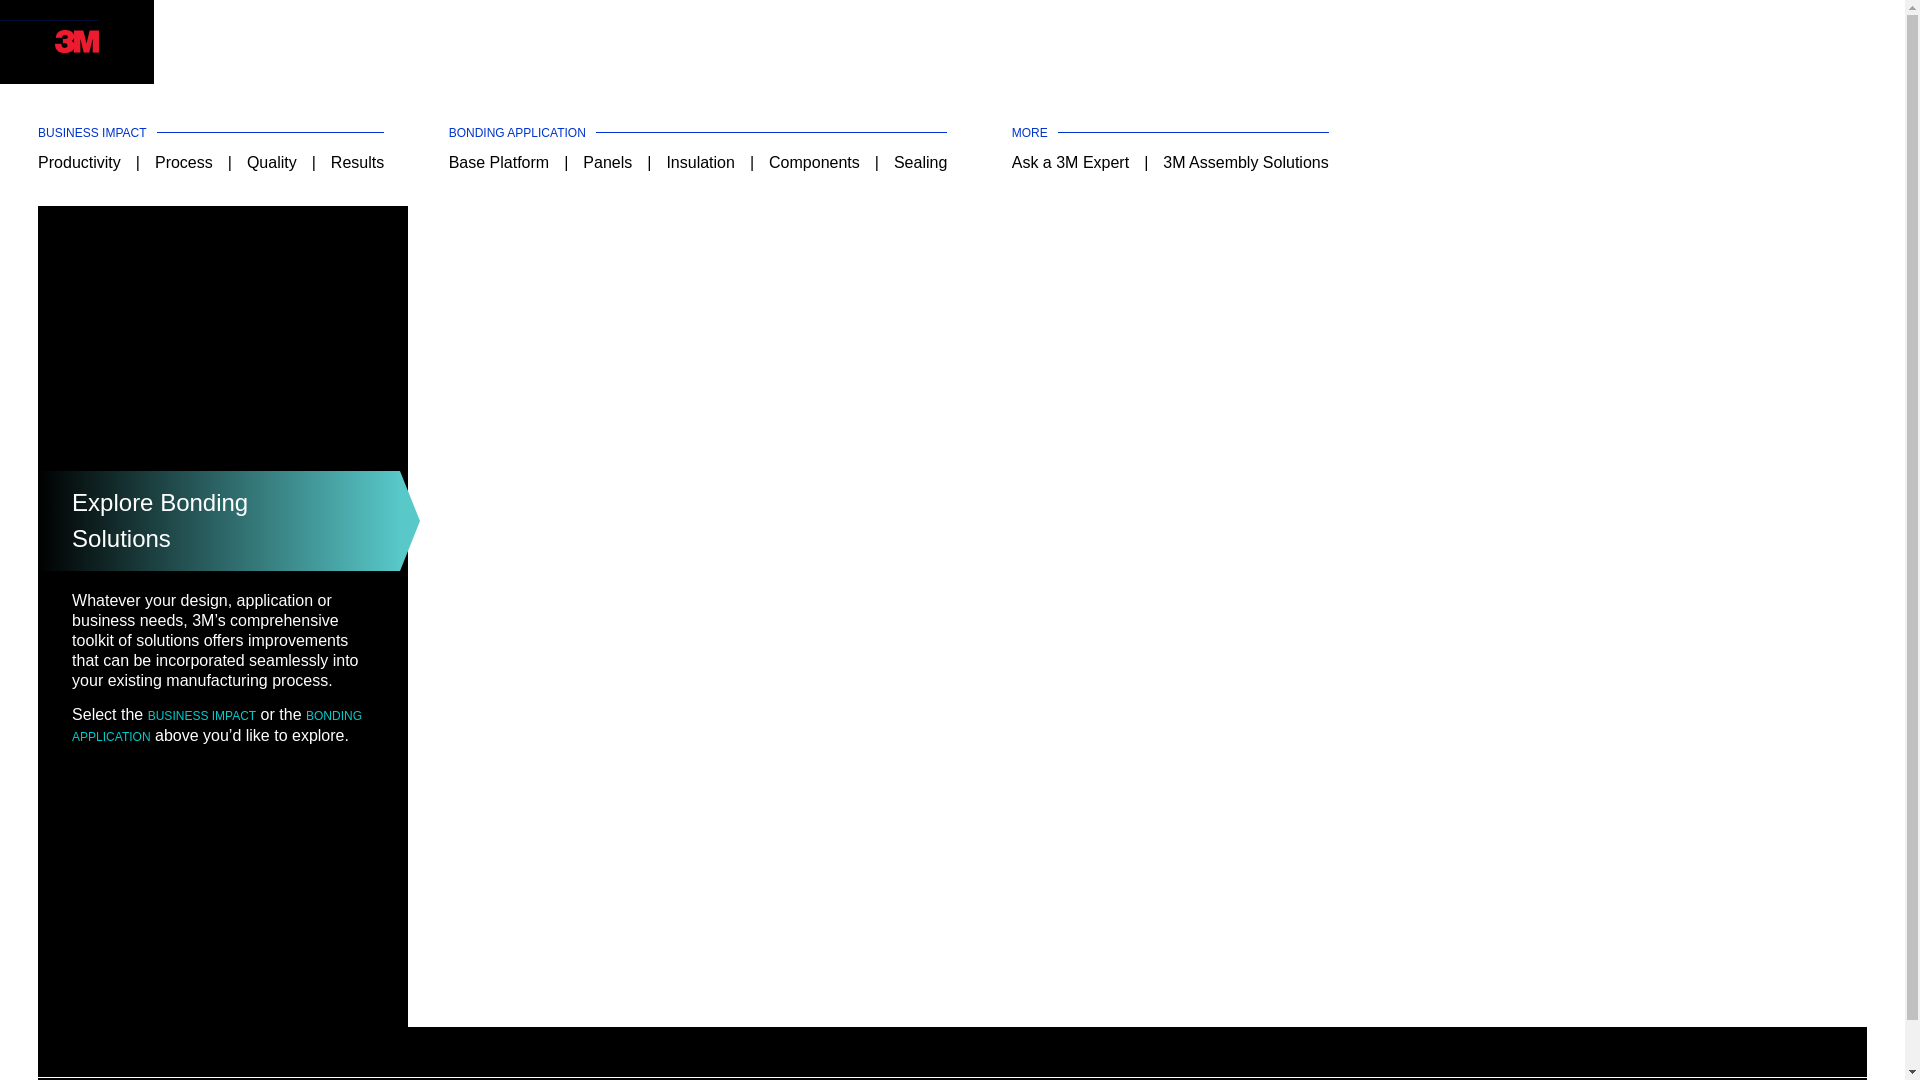  Describe the element at coordinates (1244, 161) in the screenshot. I see `'3M Assembly Solutions` at that location.